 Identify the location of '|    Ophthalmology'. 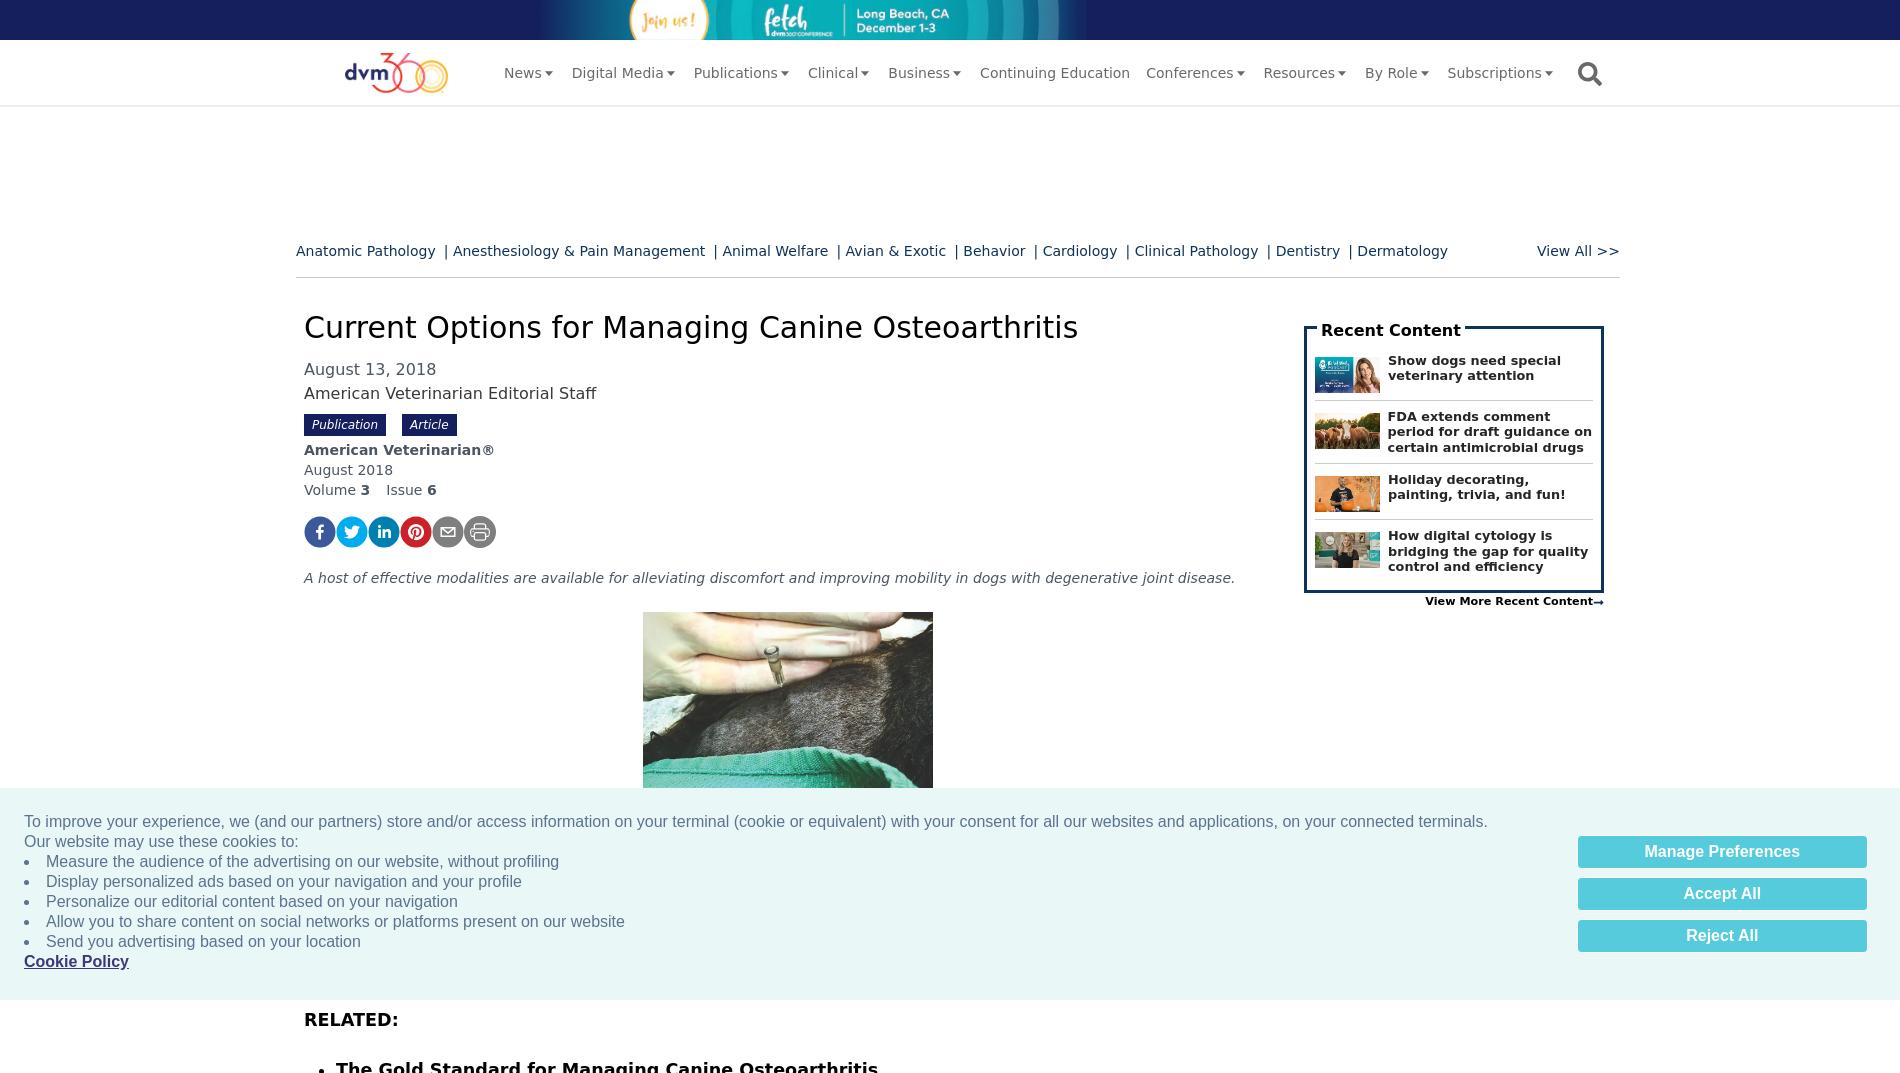
(352, 393).